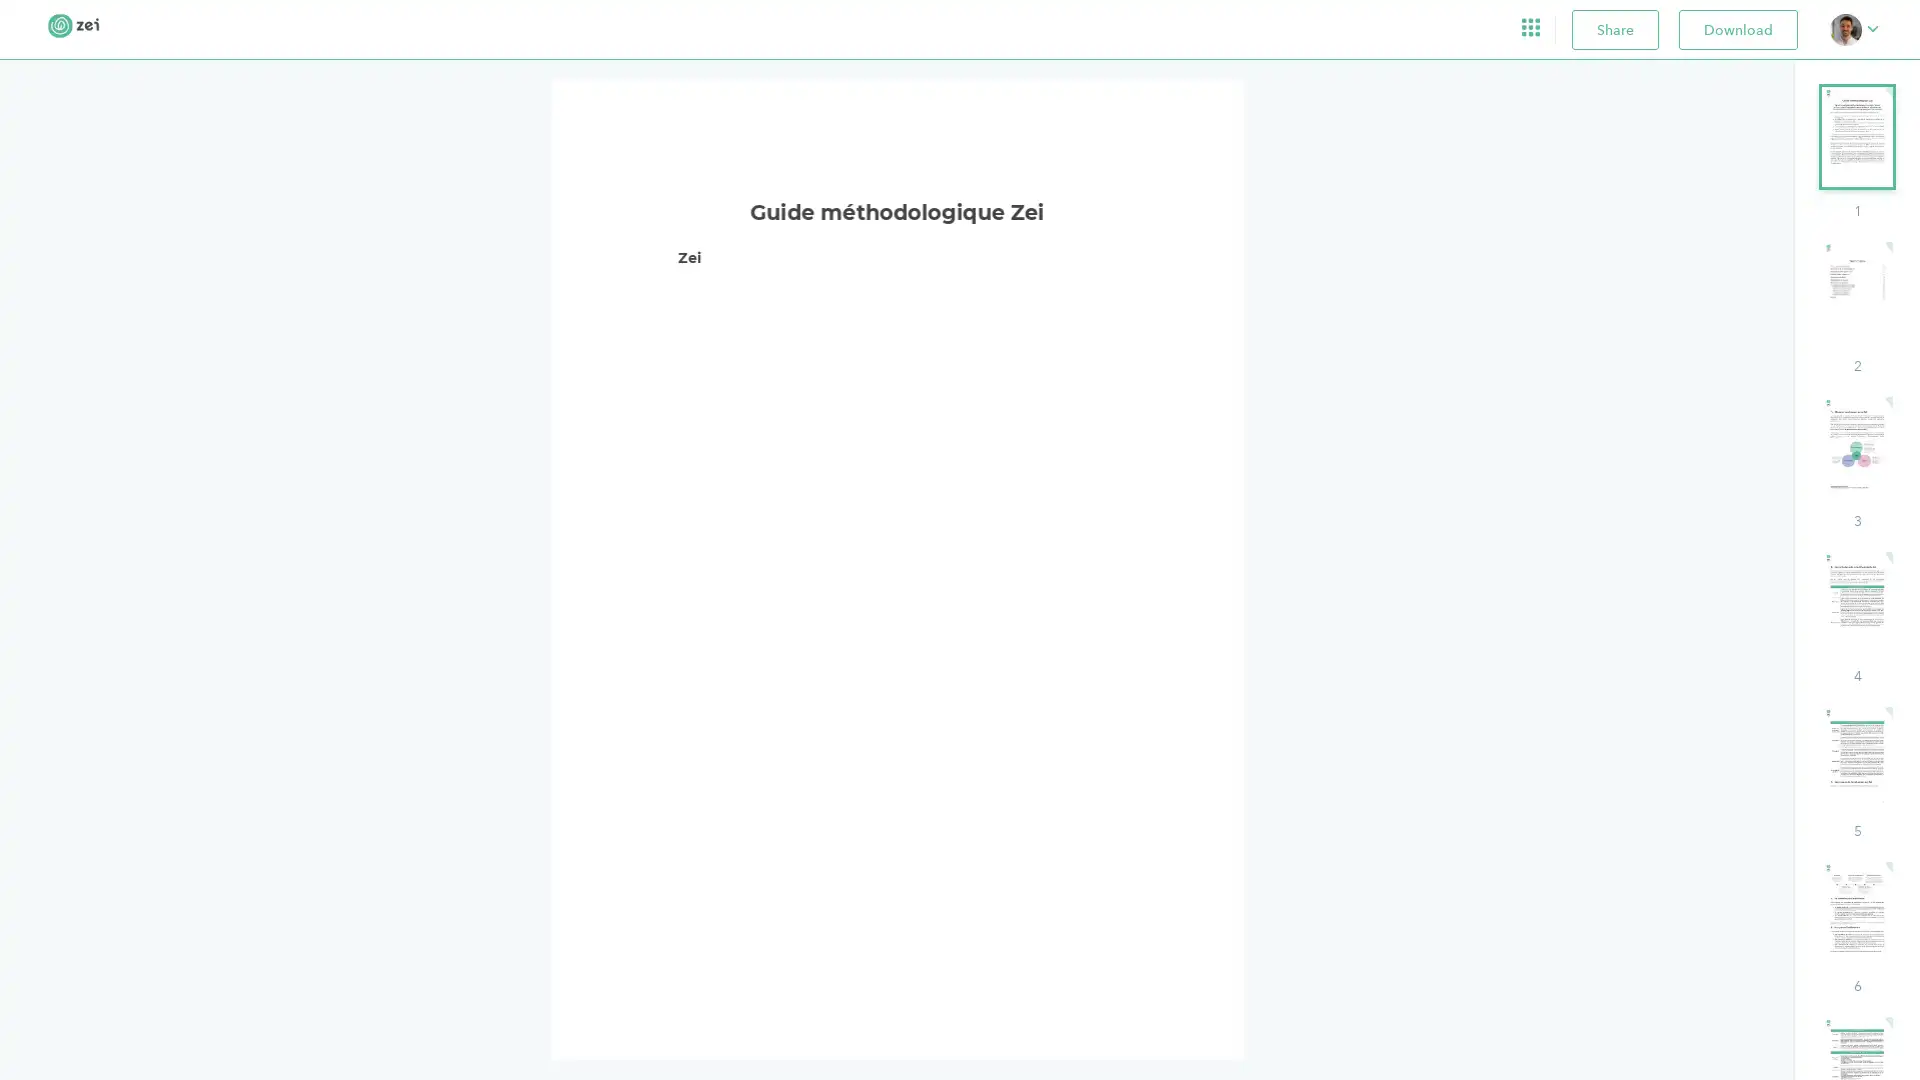  I want to click on Go to previous page, so click(882, 1011).